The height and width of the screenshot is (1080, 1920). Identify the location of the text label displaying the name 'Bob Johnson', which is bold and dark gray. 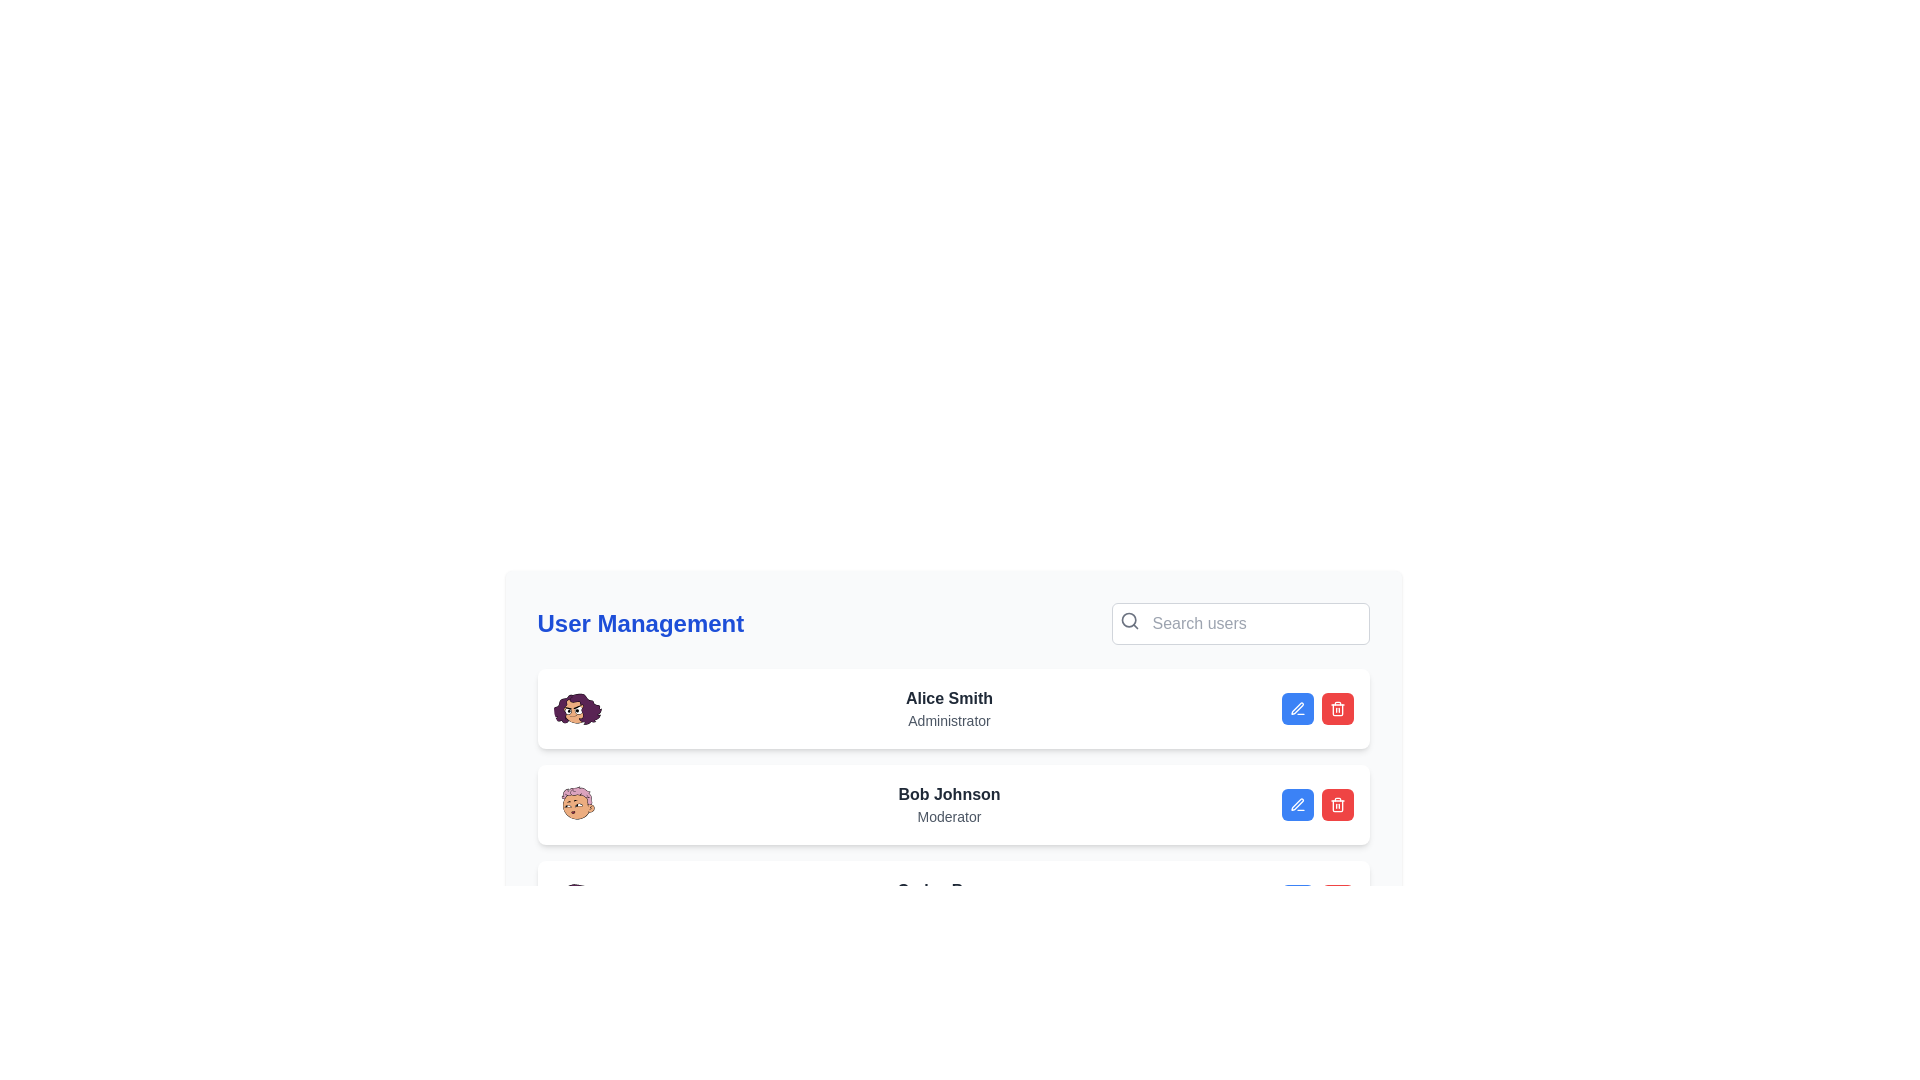
(948, 793).